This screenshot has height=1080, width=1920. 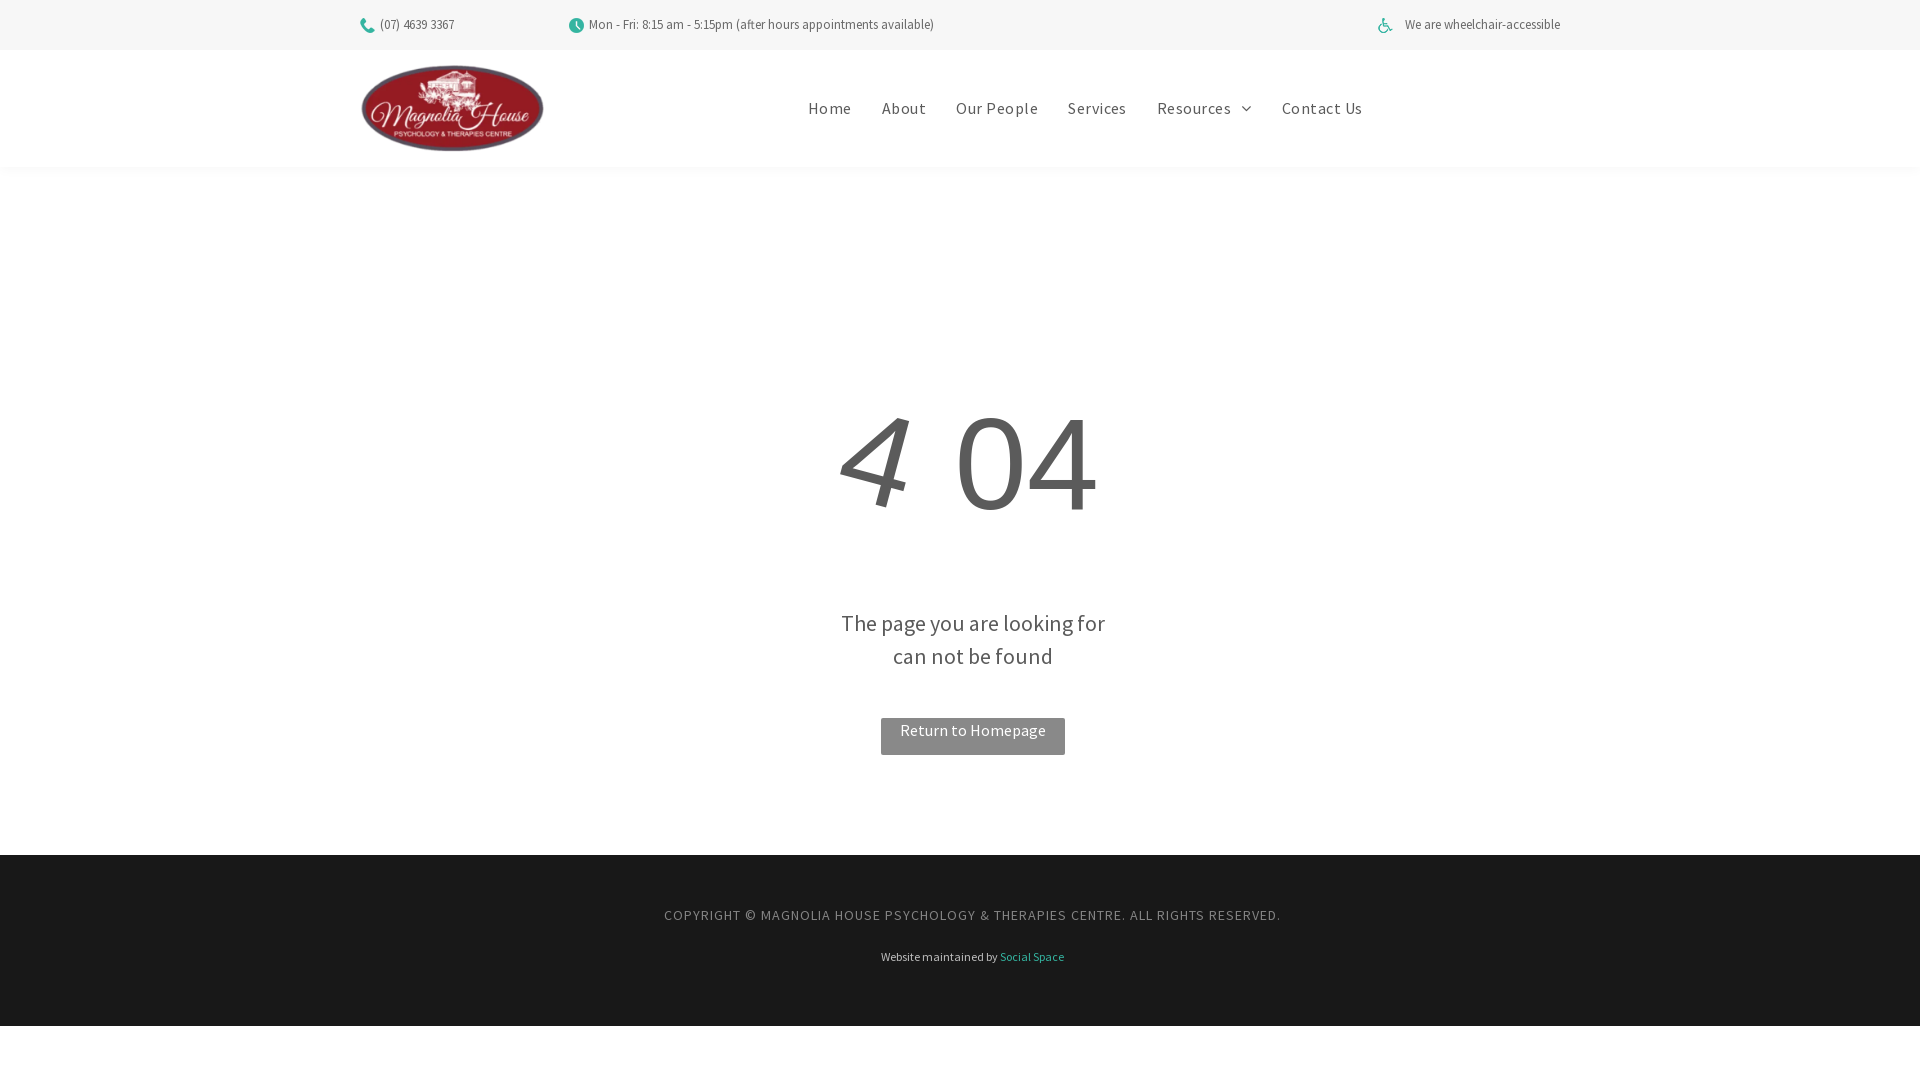 What do you see at coordinates (416, 24) in the screenshot?
I see `'(07) 4639 3367'` at bounding box center [416, 24].